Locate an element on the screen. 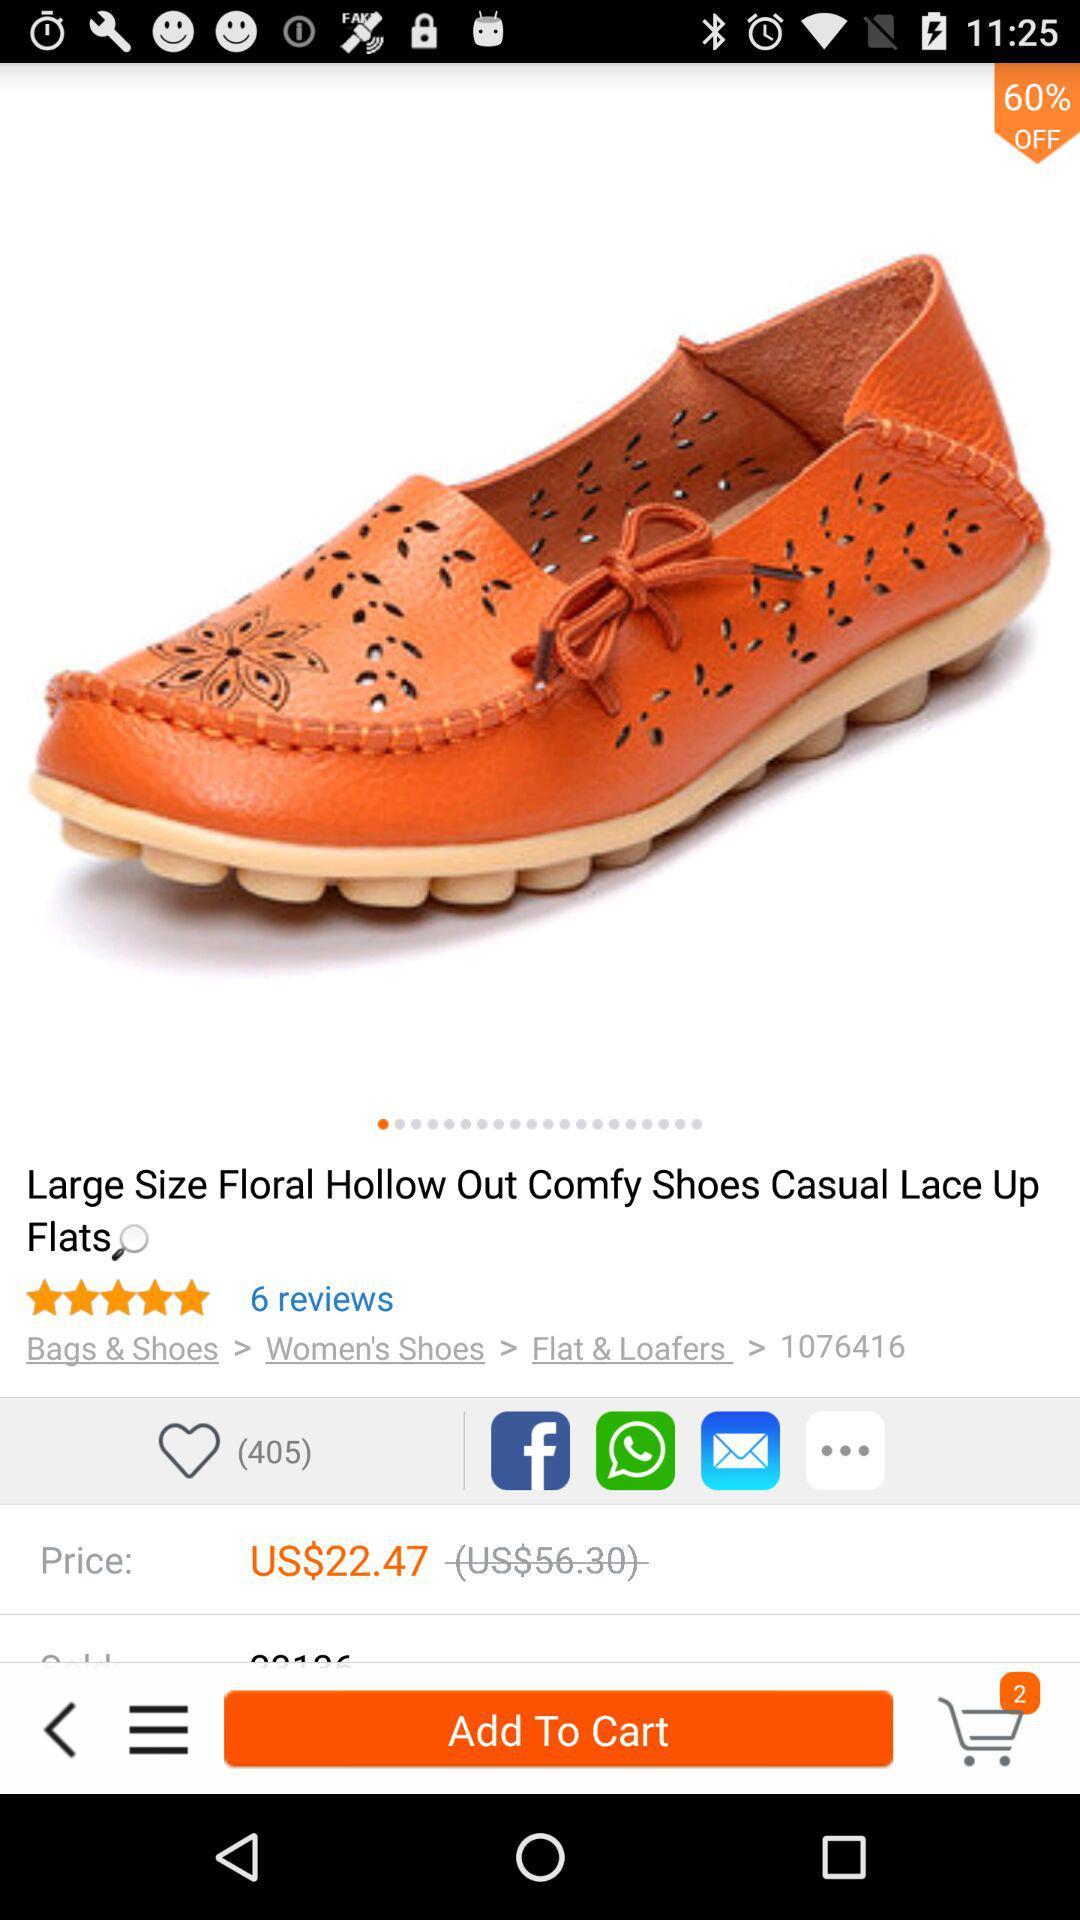  email the information about this product to an email address is located at coordinates (740, 1450).